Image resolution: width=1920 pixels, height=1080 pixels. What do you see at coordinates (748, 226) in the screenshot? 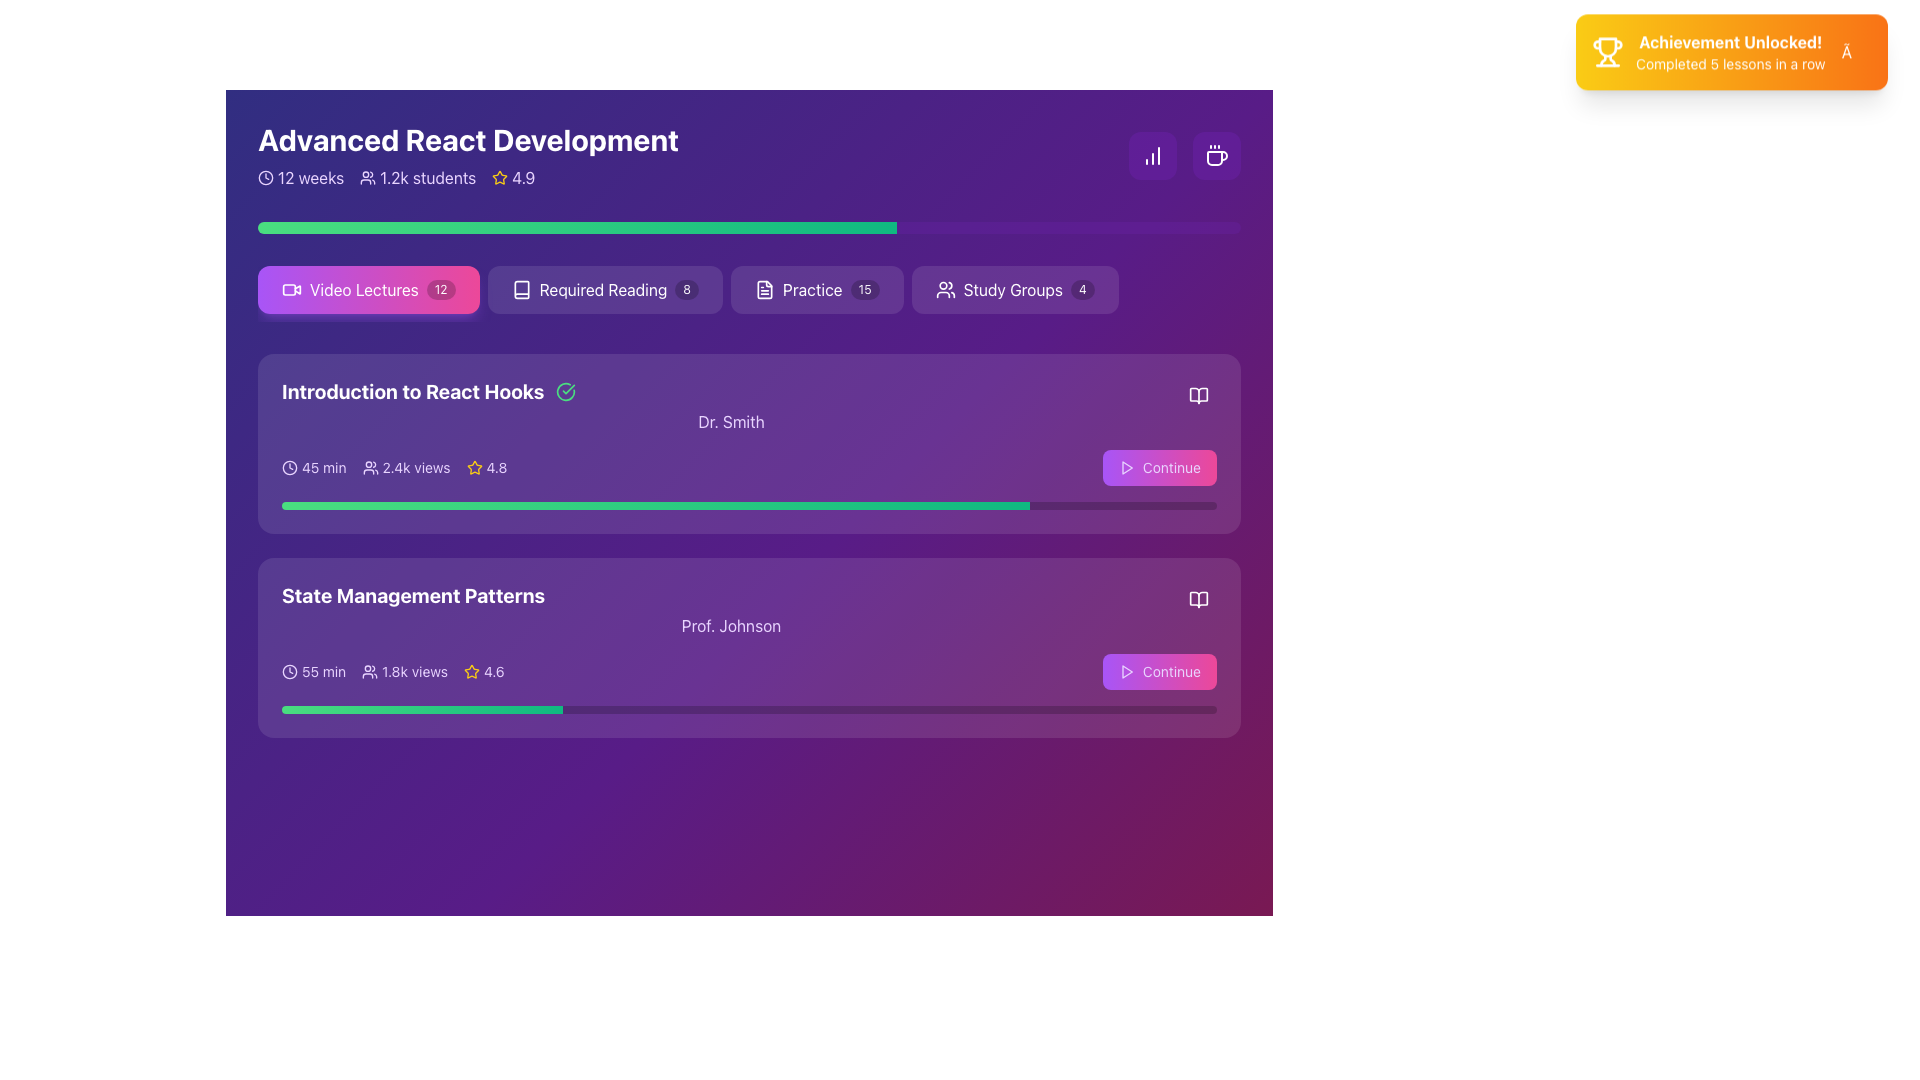
I see `the visual progress bar located beneath the title 'Advanced React Development', which indicates progression through a smaller colored fill within its width` at bounding box center [748, 226].